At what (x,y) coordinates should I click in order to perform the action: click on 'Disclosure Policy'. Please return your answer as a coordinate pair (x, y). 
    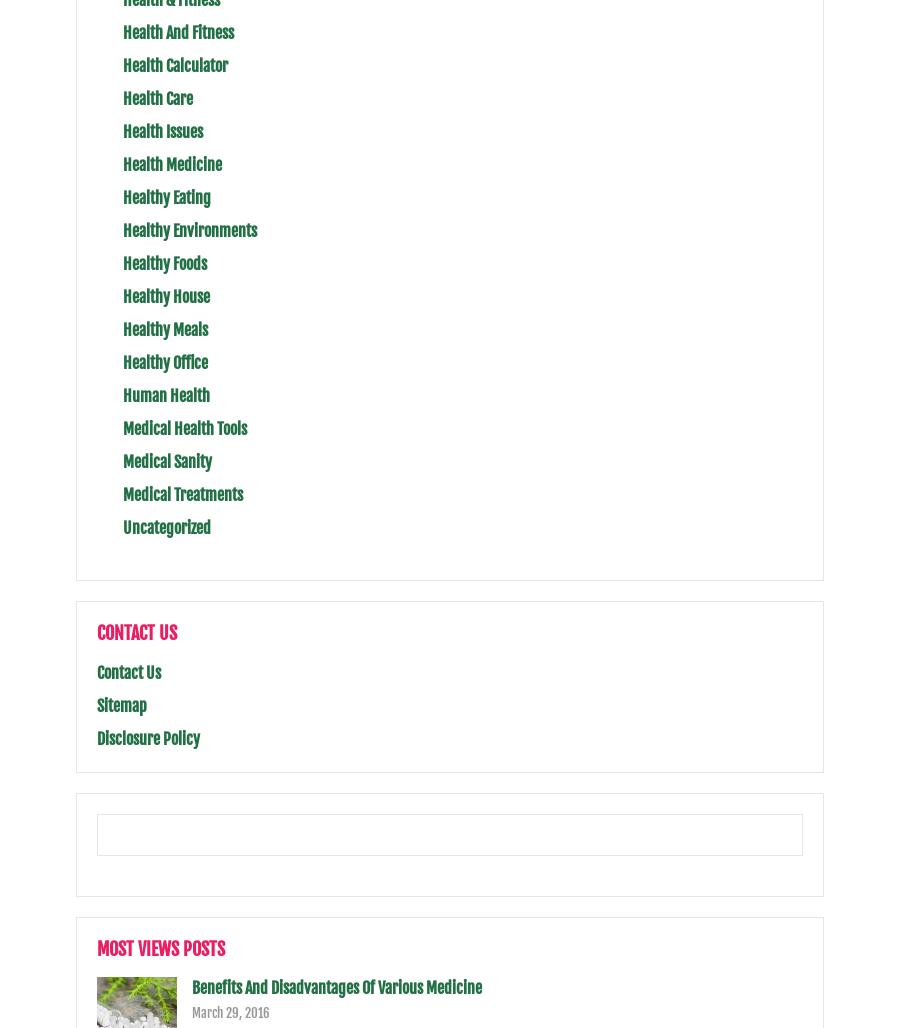
    Looking at the image, I should click on (96, 738).